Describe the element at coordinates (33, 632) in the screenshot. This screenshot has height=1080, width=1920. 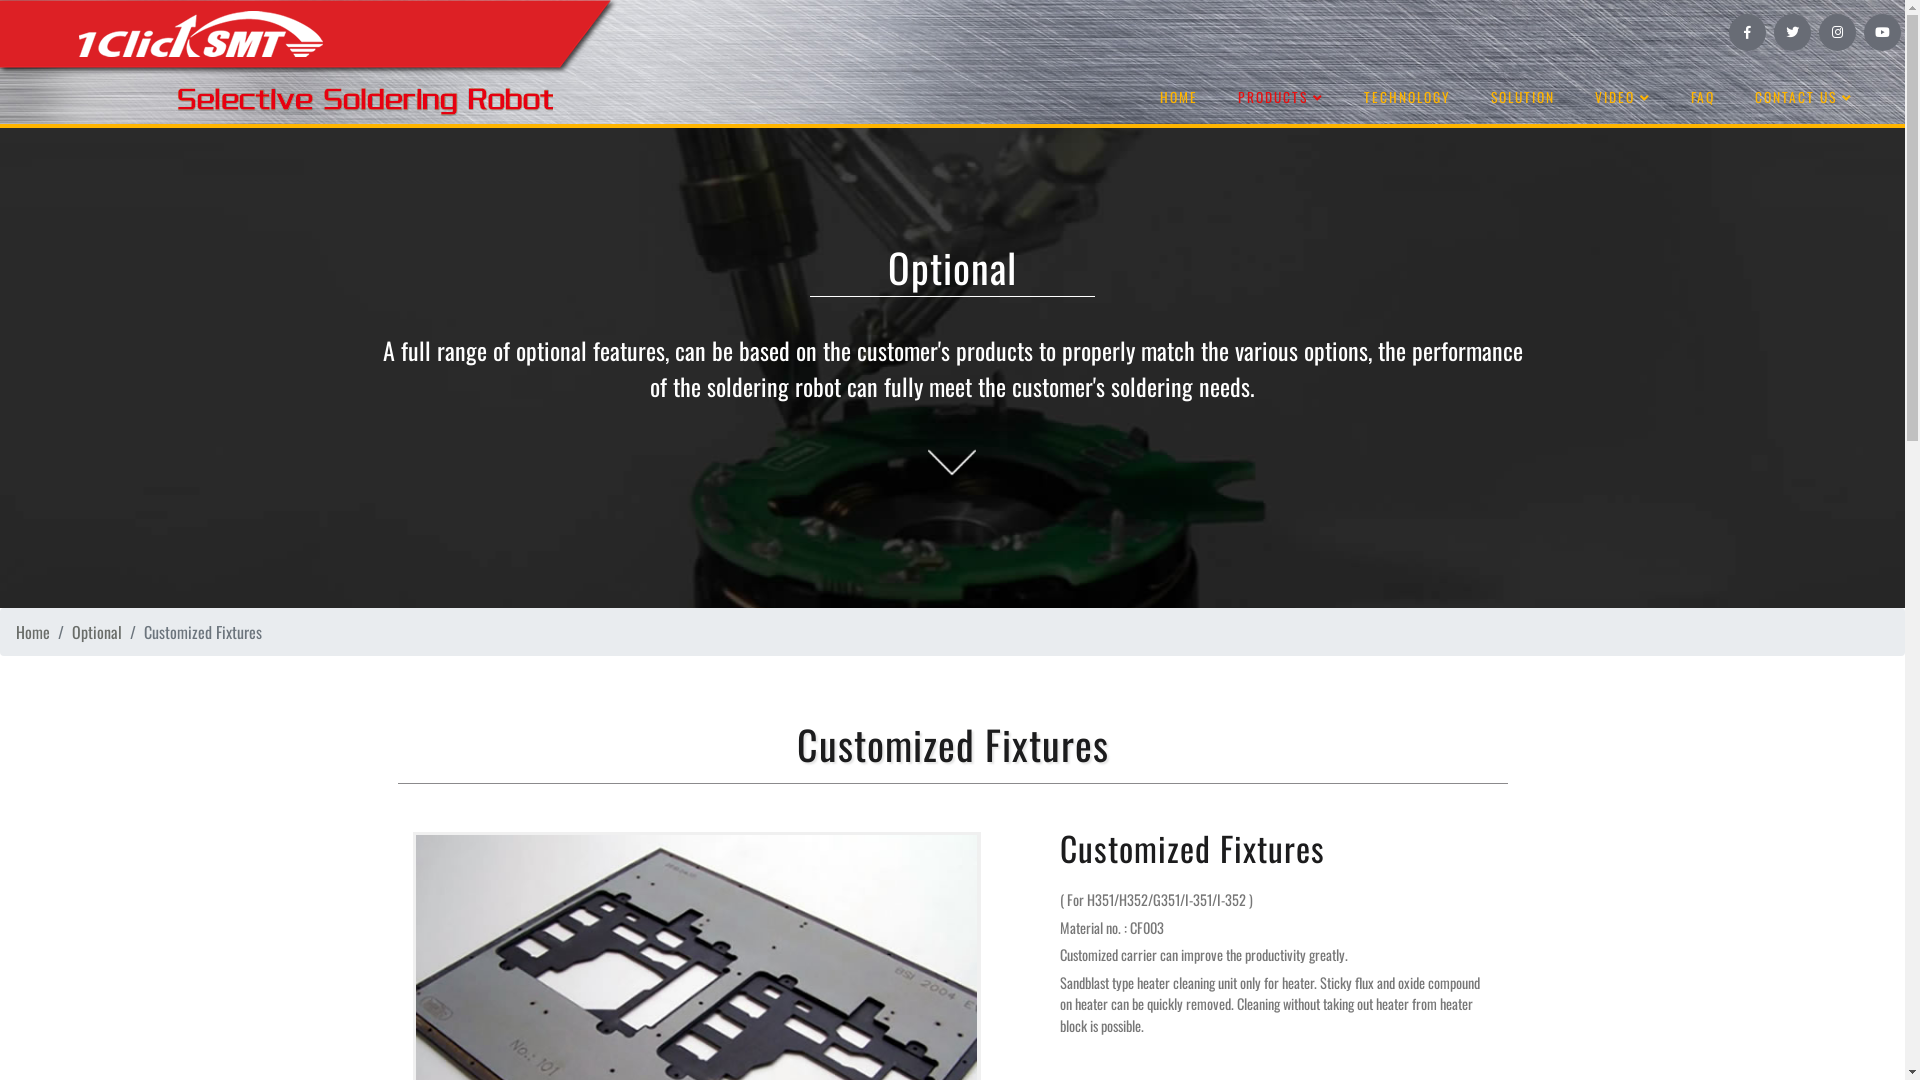
I see `'Home'` at that location.